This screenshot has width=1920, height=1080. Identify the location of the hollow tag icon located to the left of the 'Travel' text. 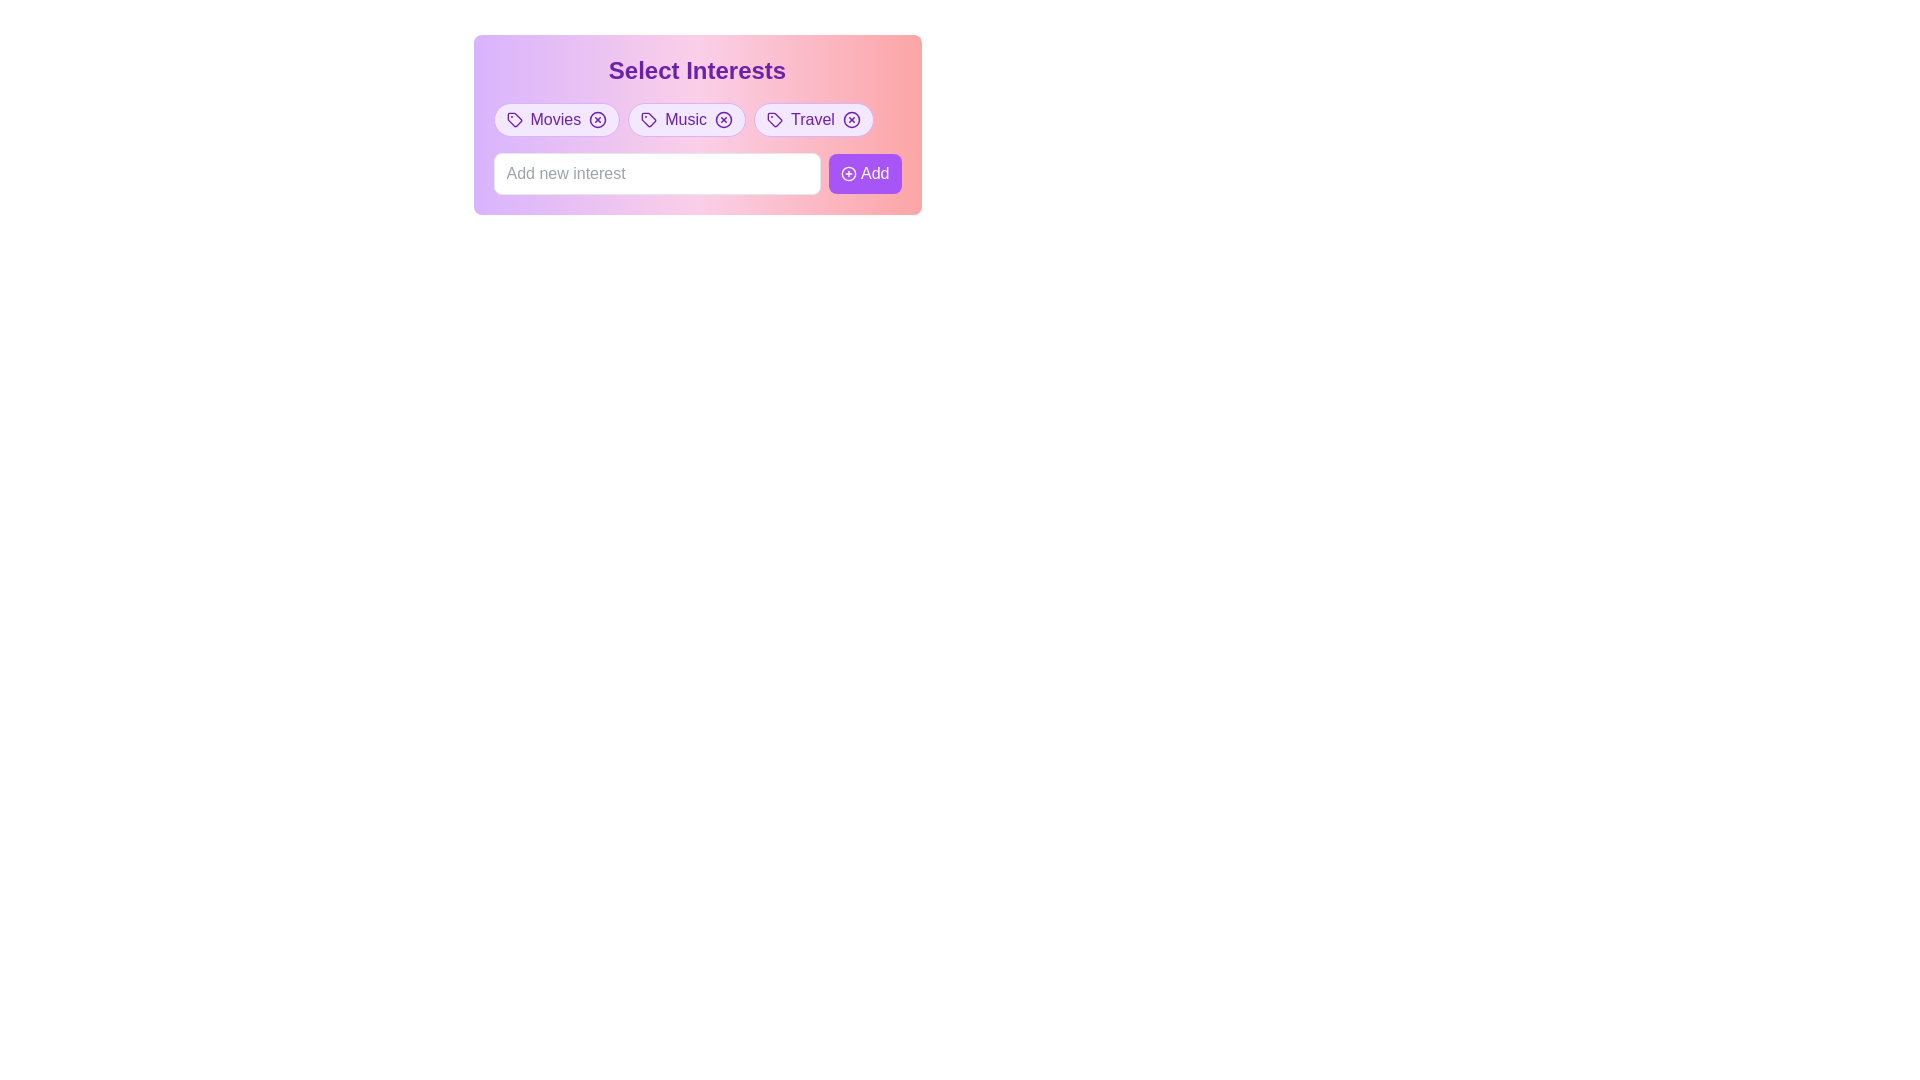
(773, 119).